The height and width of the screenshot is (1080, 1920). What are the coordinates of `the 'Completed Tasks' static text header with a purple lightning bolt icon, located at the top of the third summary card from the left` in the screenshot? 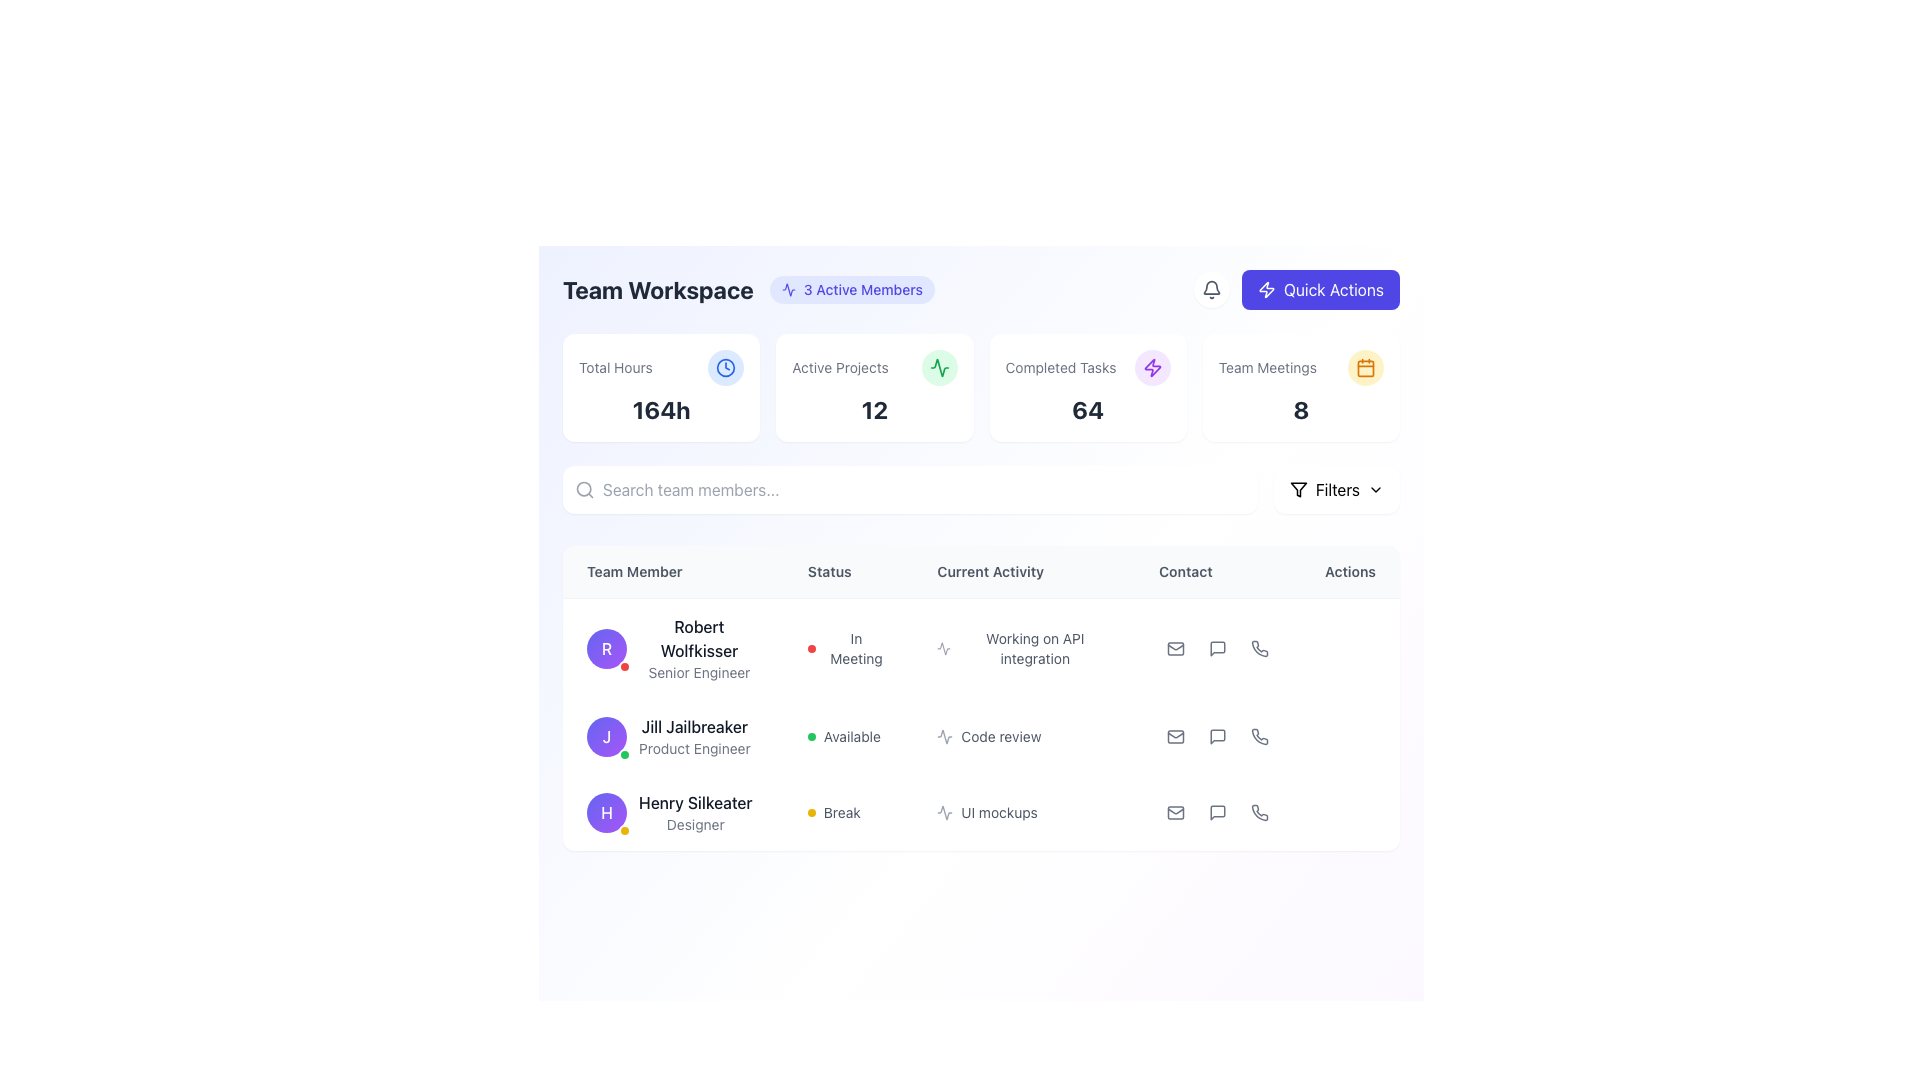 It's located at (1087, 367).